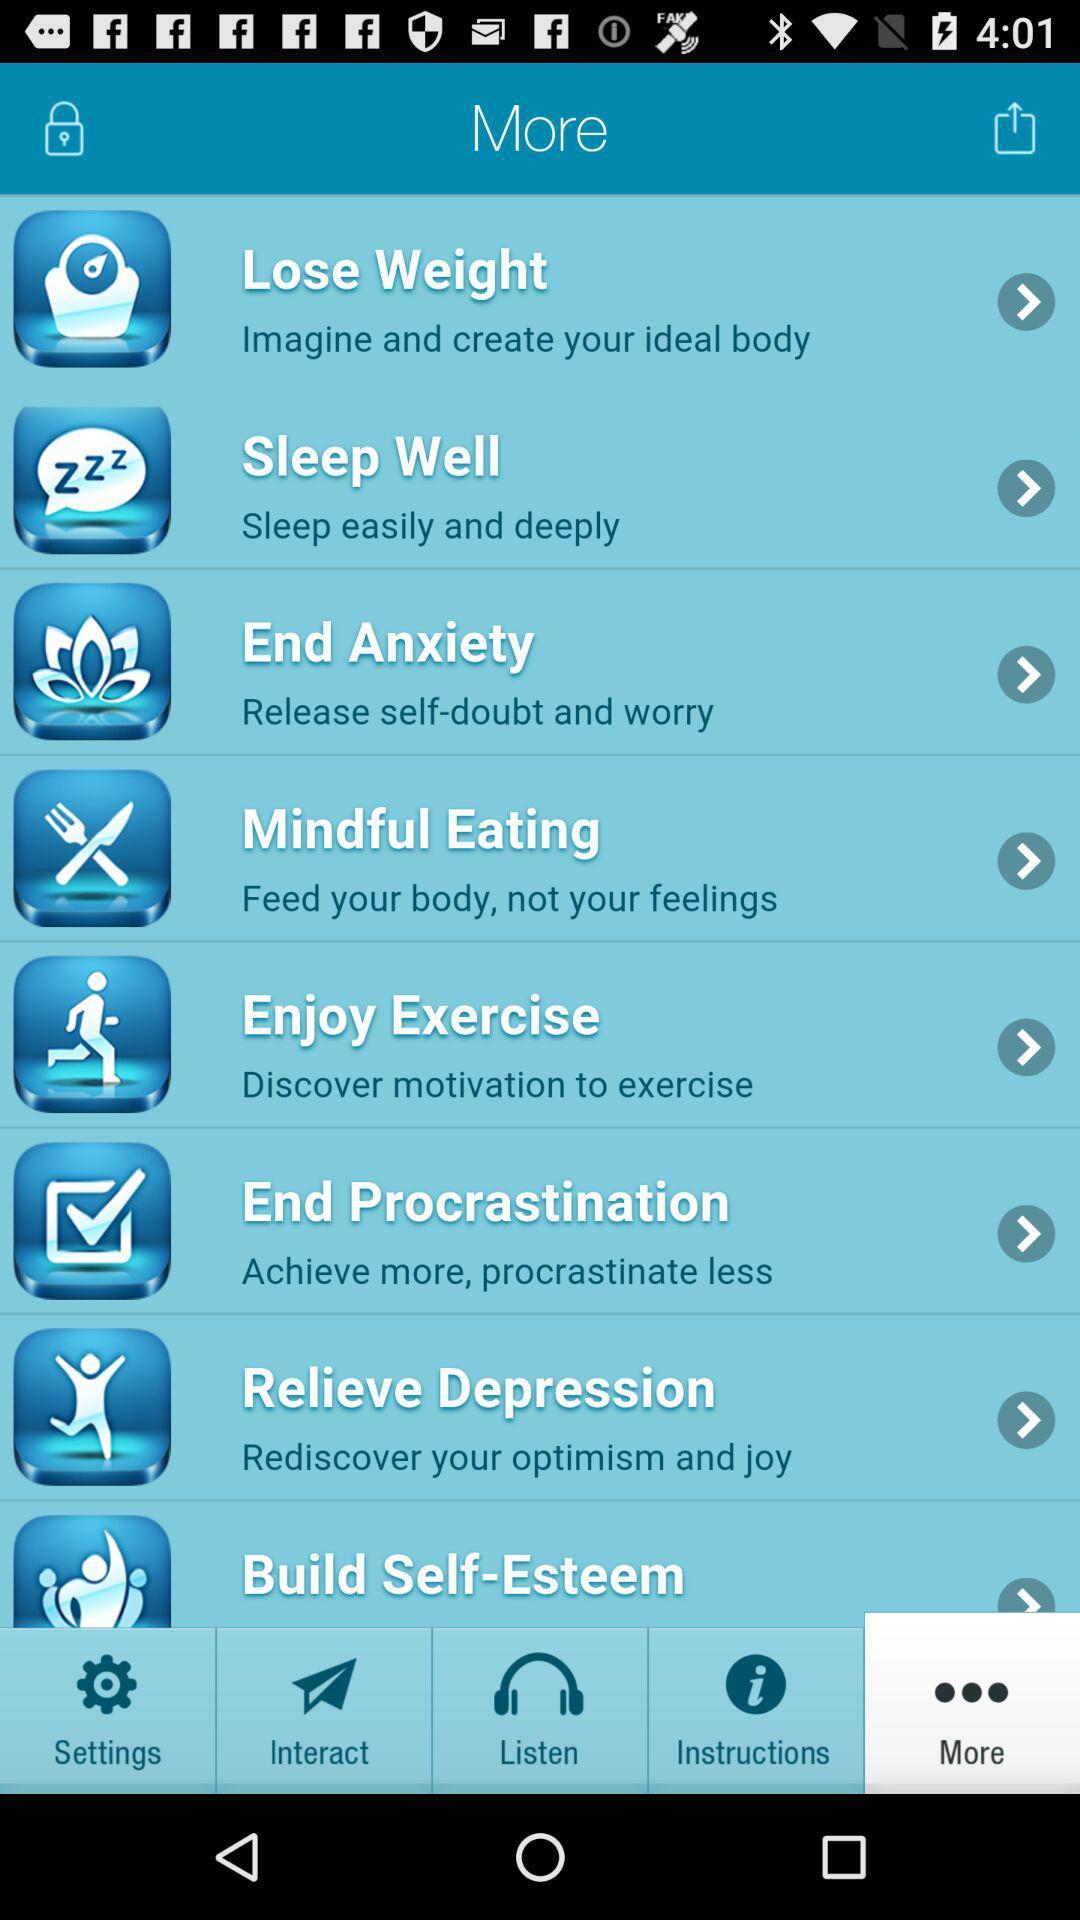  What do you see at coordinates (756, 1701) in the screenshot?
I see `click for view` at bounding box center [756, 1701].